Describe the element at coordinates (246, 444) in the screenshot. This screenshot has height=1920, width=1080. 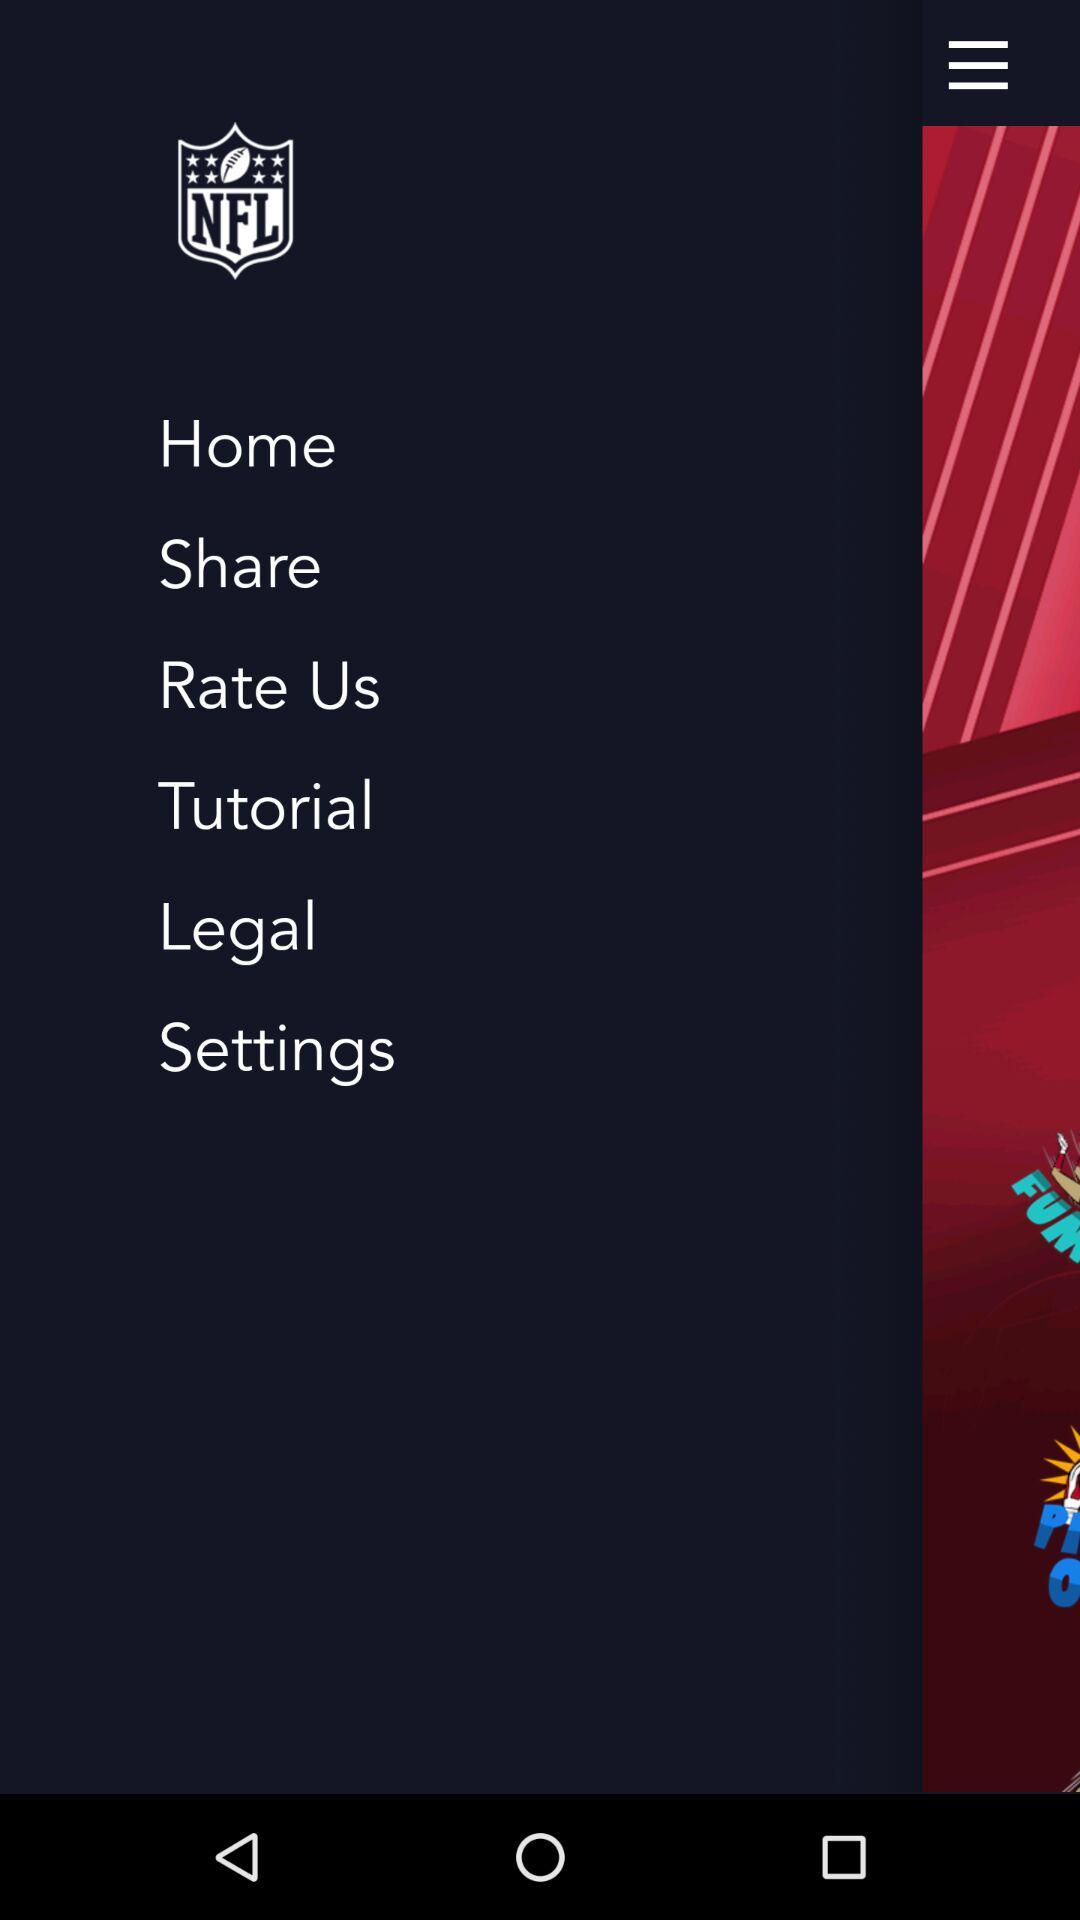
I see `the app above the share icon` at that location.